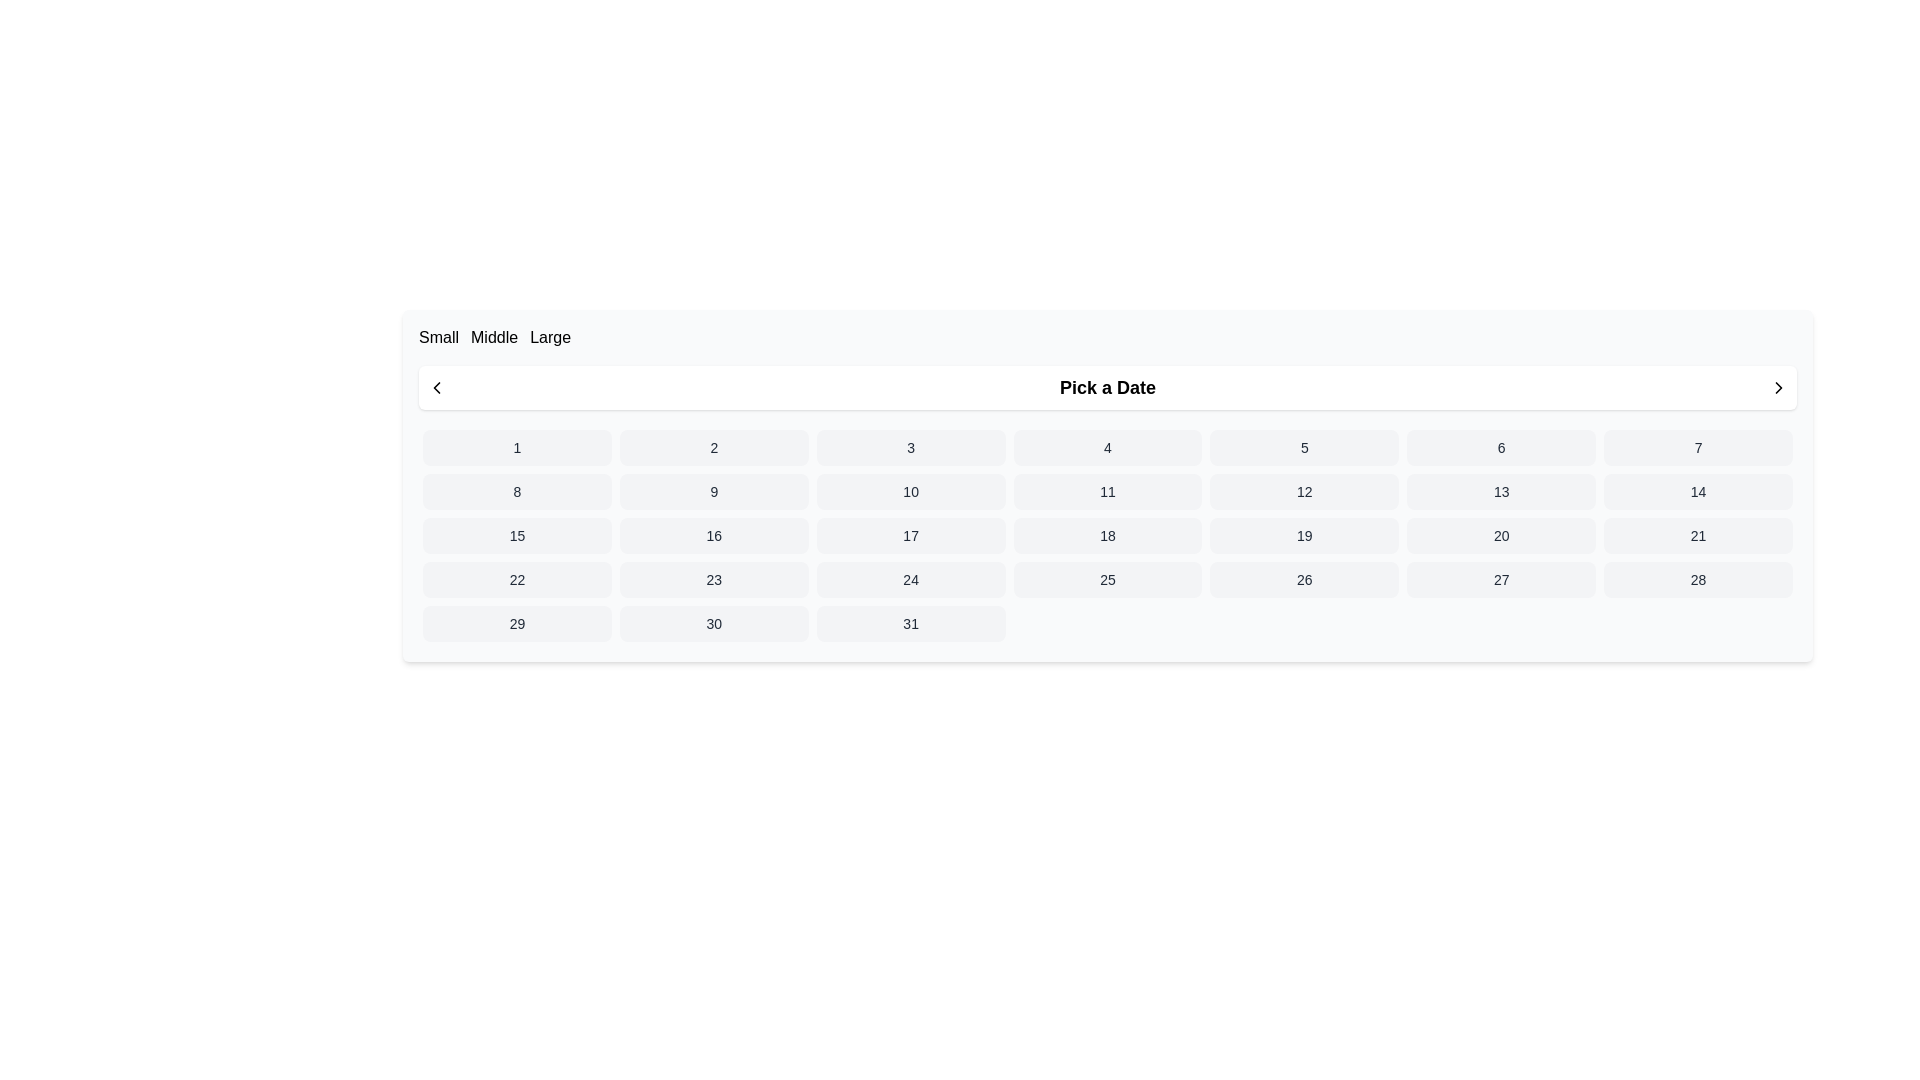  What do you see at coordinates (910, 535) in the screenshot?
I see `the button displaying '17' with a light gray background` at bounding box center [910, 535].